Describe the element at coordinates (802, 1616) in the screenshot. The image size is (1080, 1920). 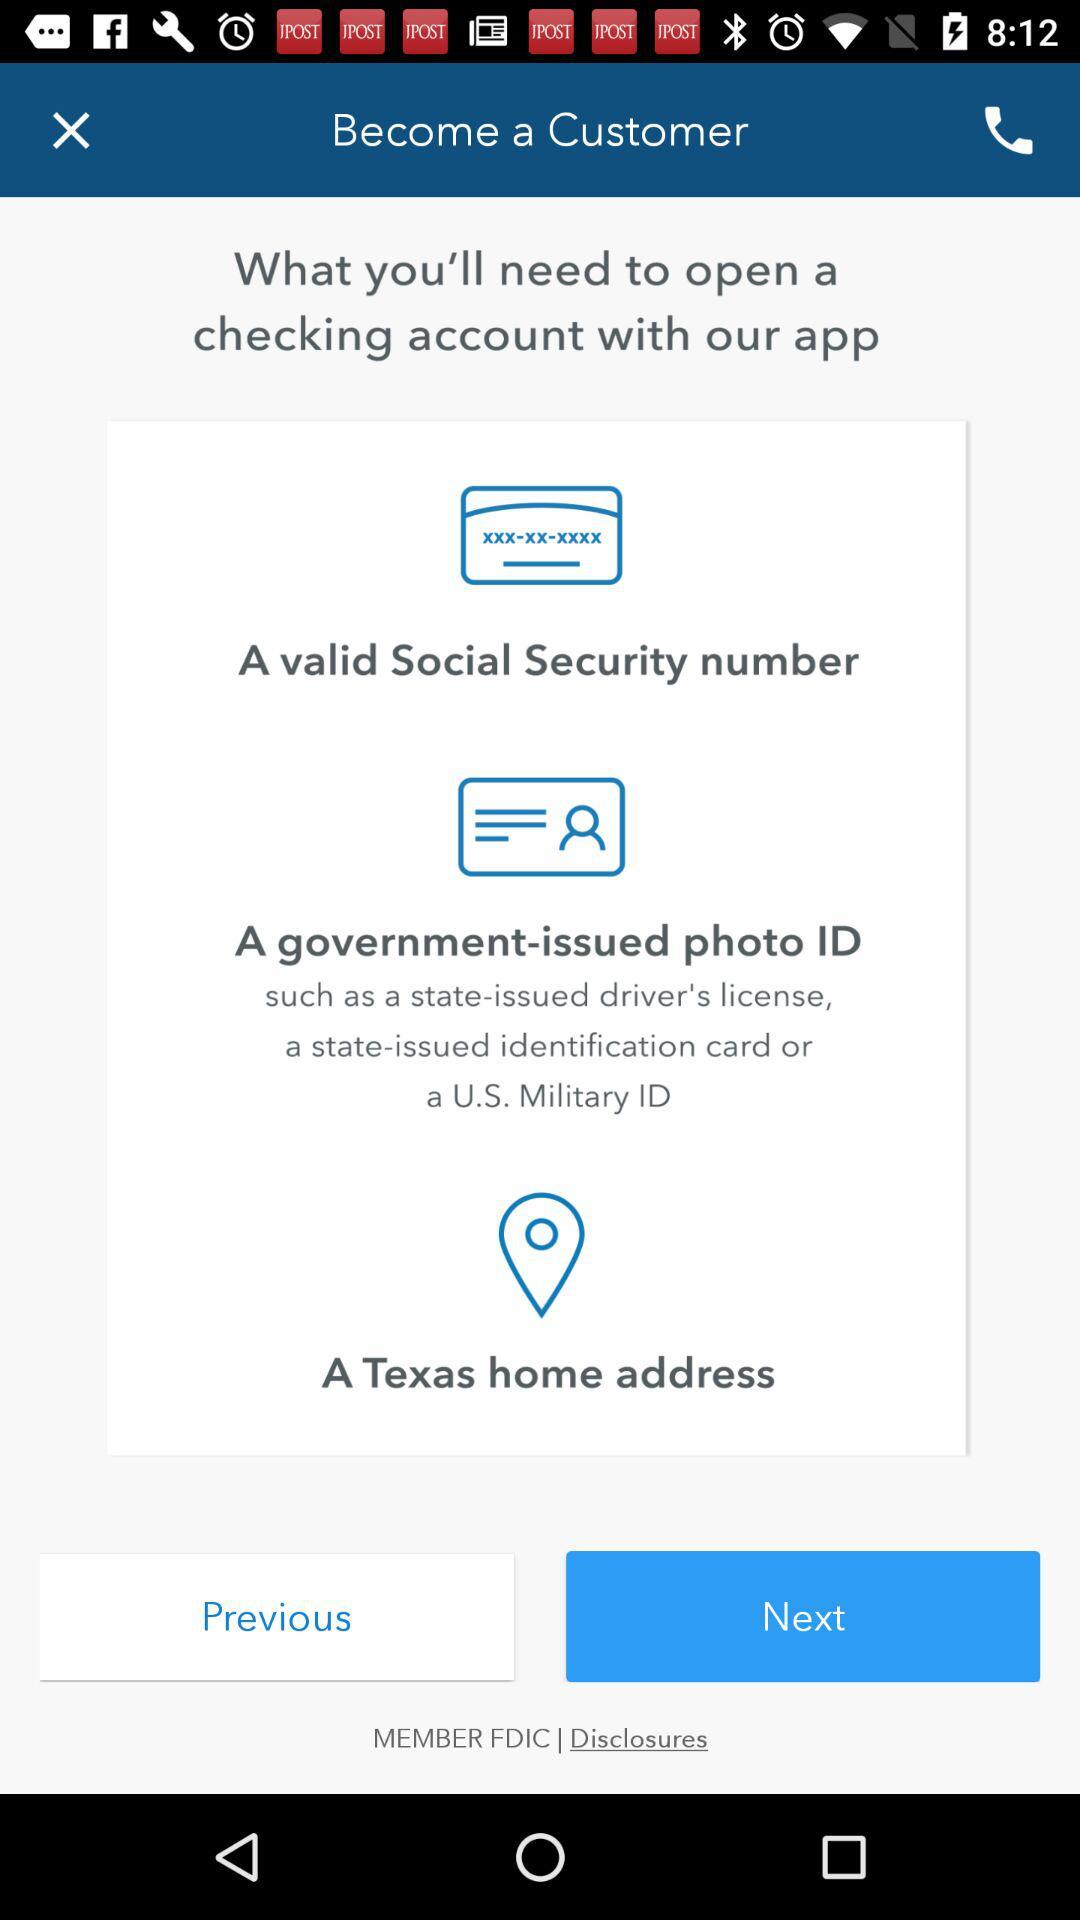
I see `the next` at that location.